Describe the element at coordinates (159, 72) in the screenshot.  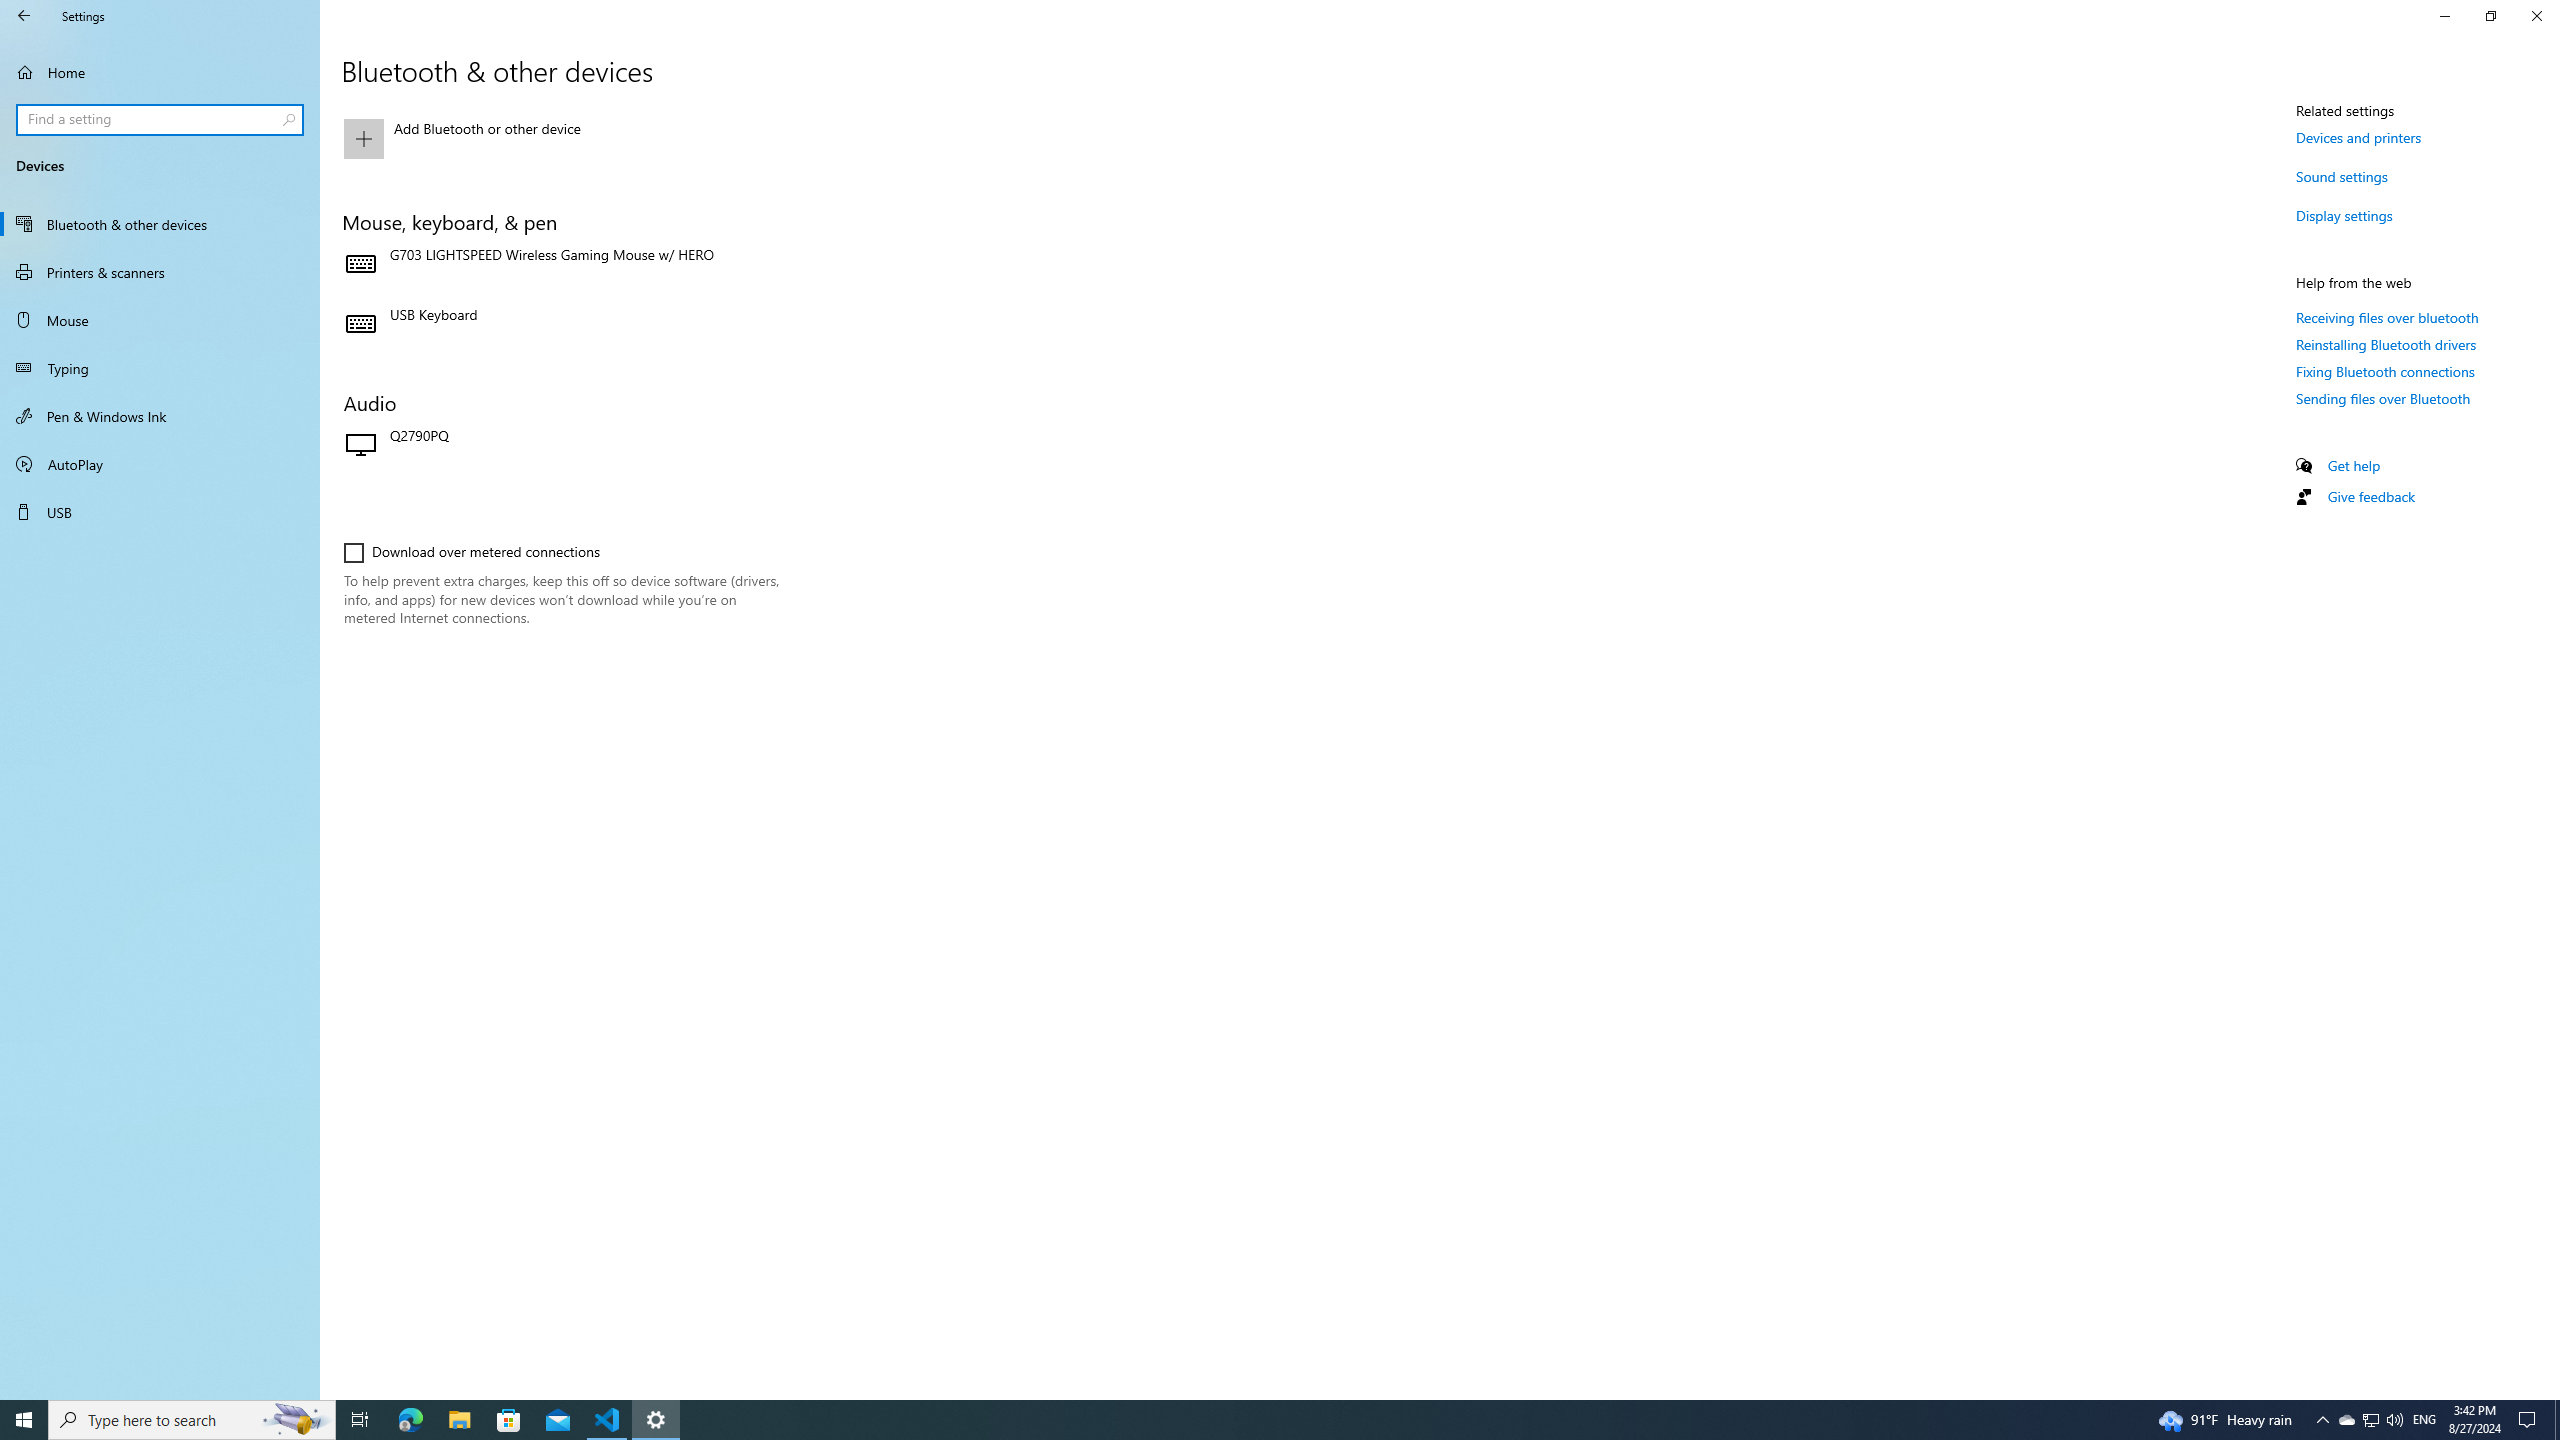
I see `'Home'` at that location.